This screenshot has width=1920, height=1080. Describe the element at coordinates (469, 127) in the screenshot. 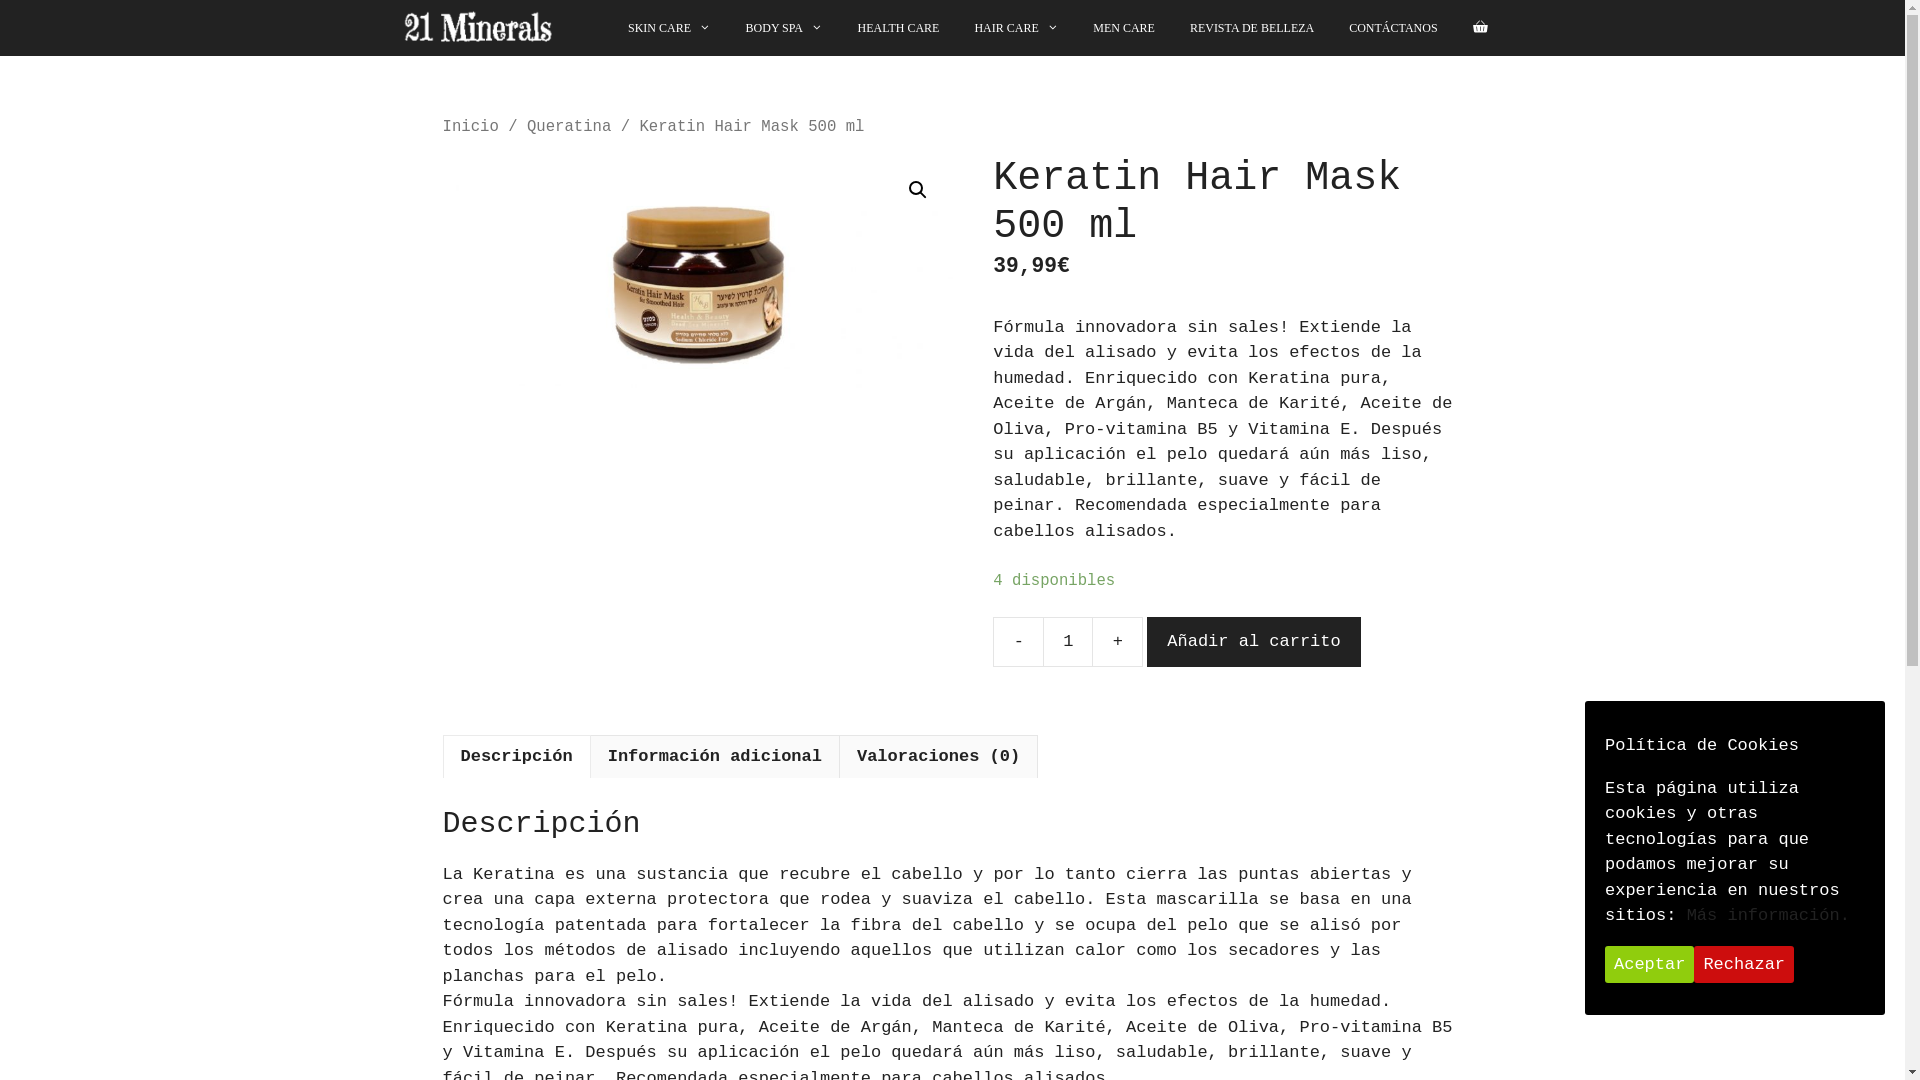

I see `'Inicio'` at that location.